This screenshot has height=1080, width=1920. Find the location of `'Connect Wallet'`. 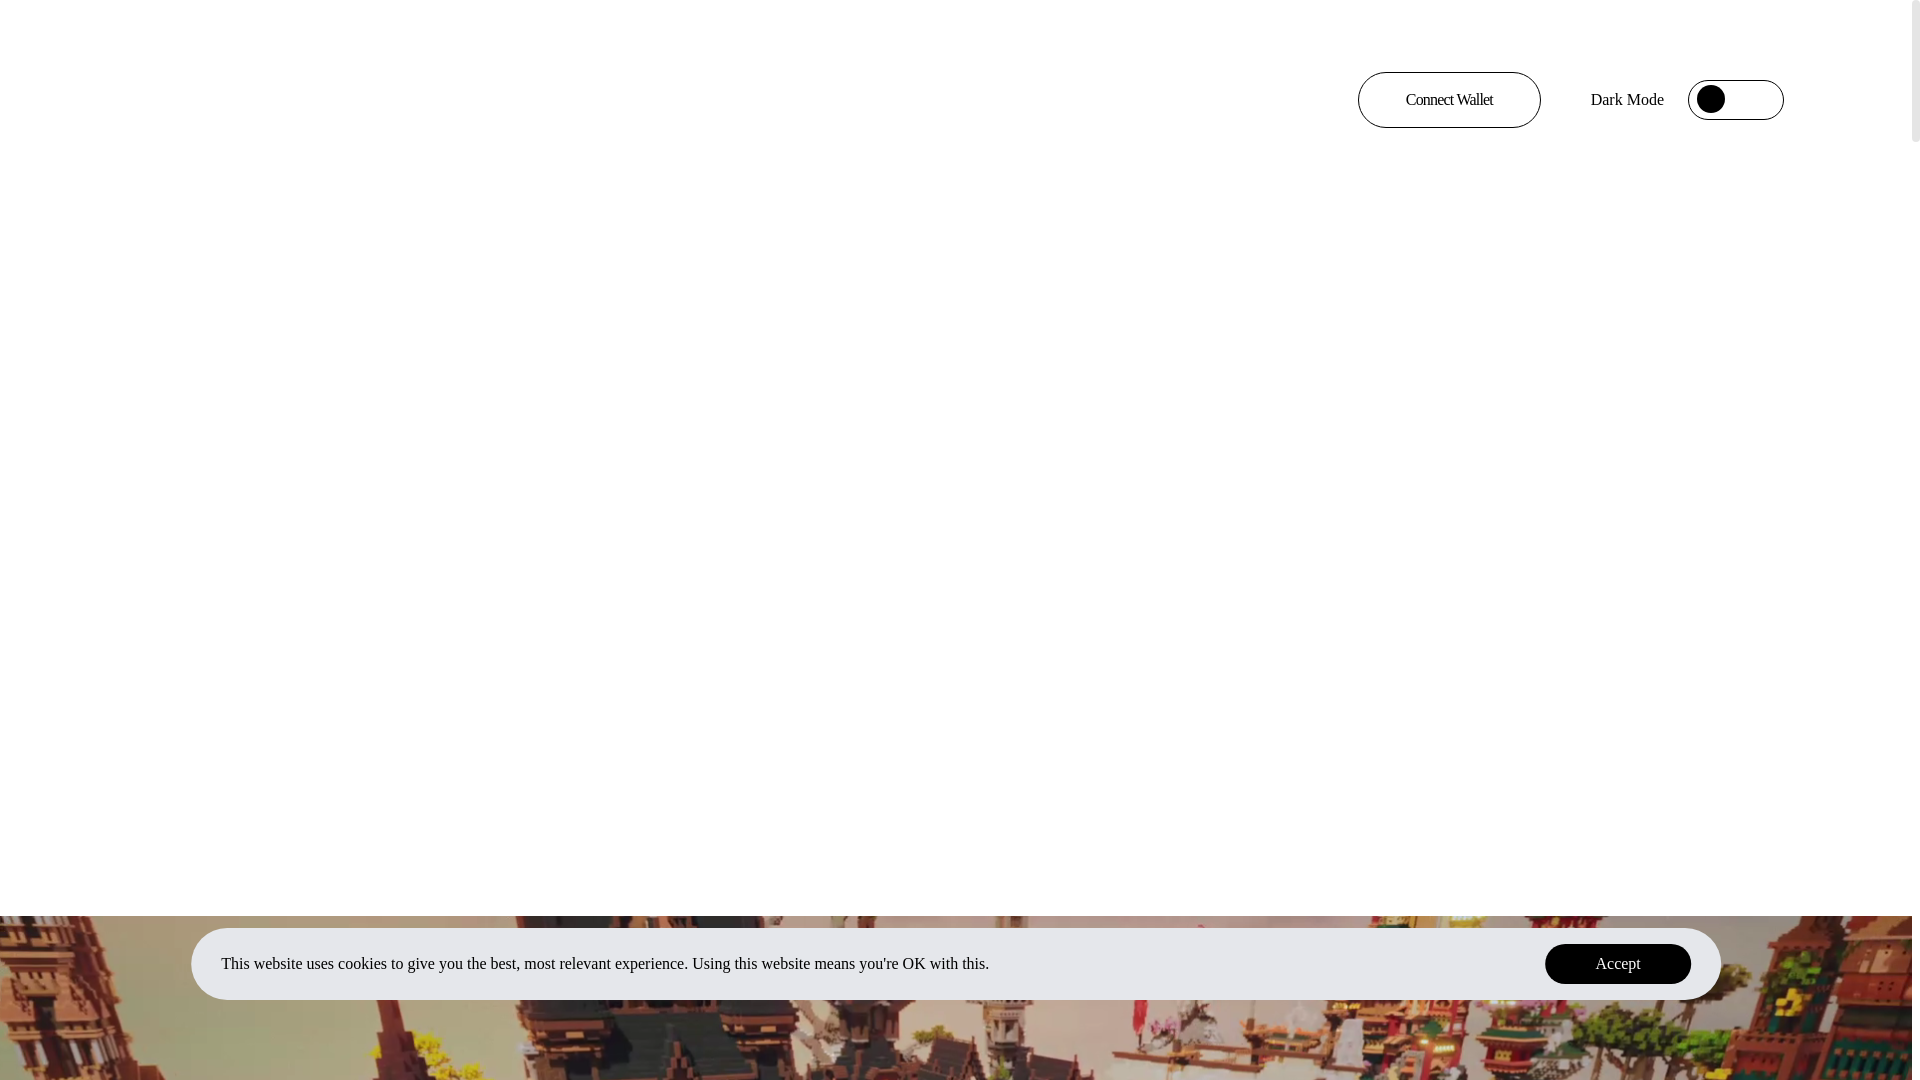

'Connect Wallet' is located at coordinates (1449, 100).